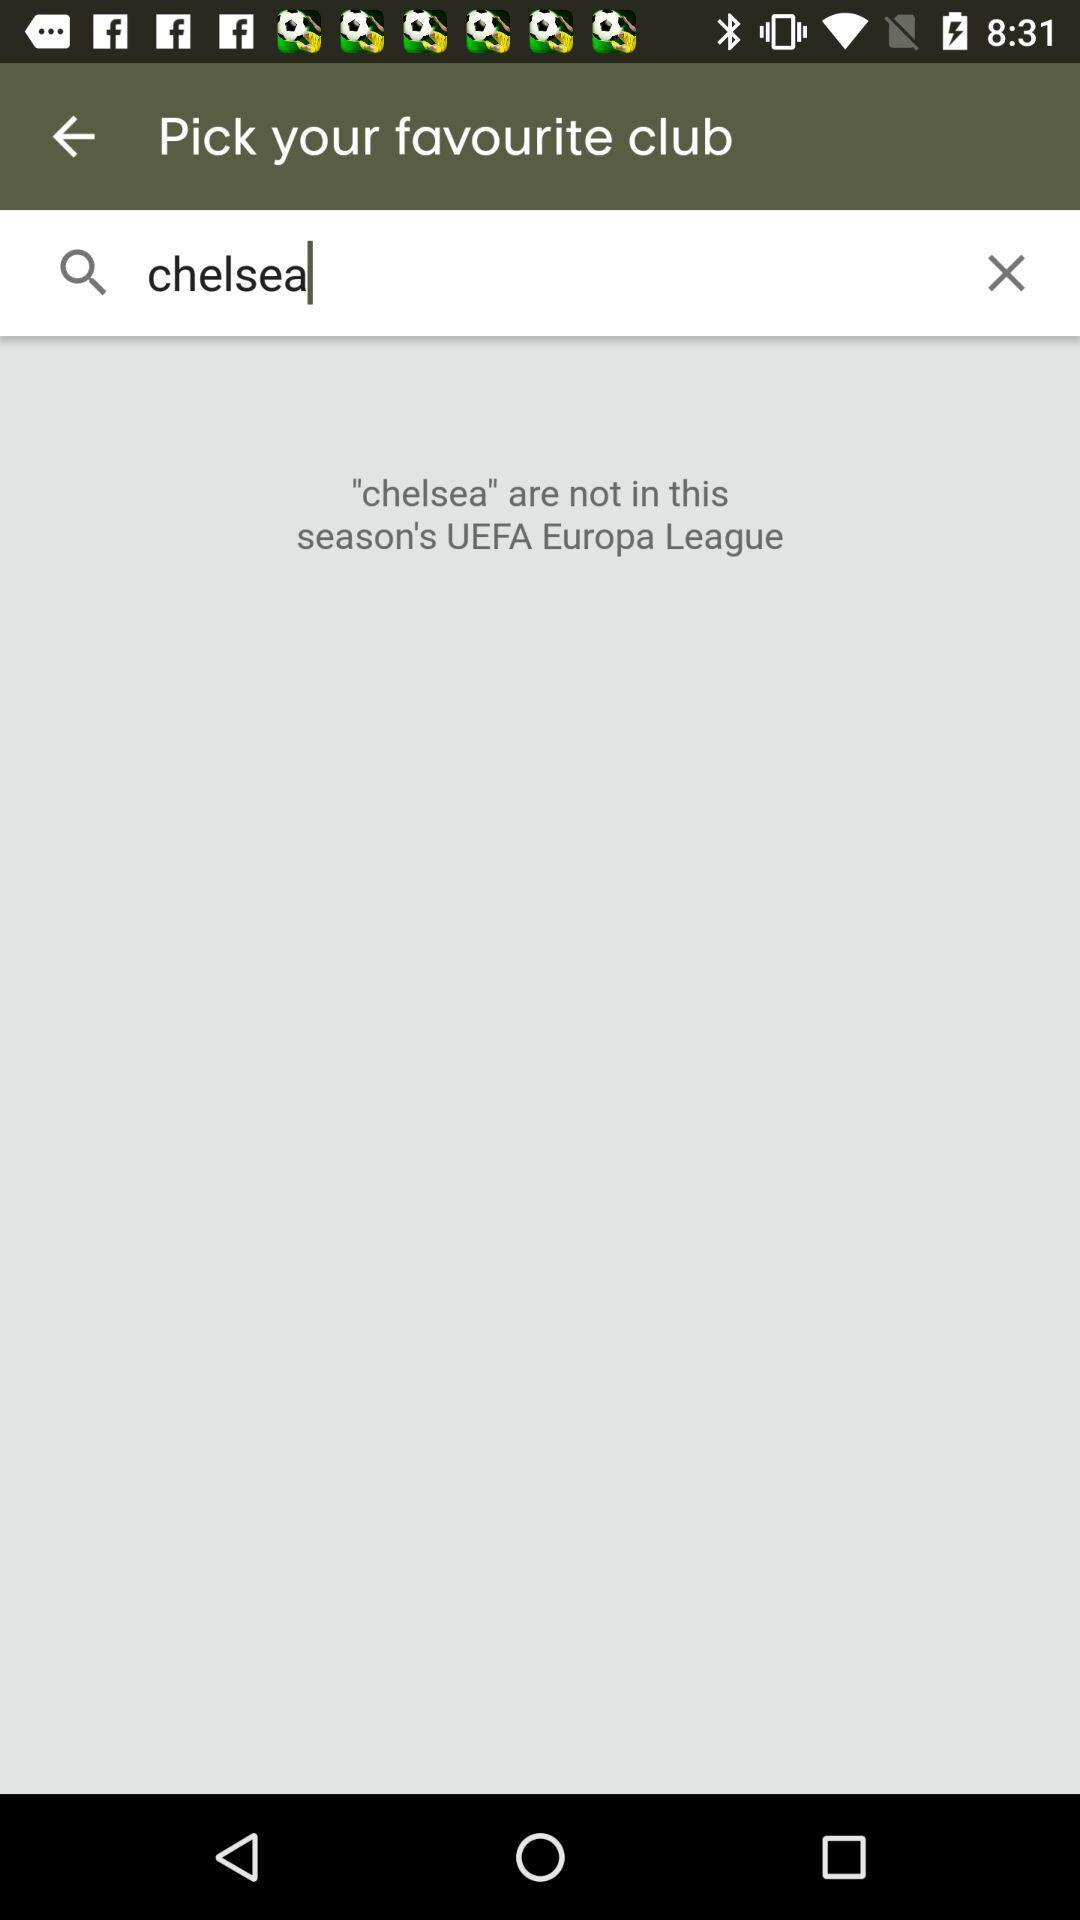  Describe the element at coordinates (1006, 272) in the screenshot. I see `the item next to chelsea` at that location.